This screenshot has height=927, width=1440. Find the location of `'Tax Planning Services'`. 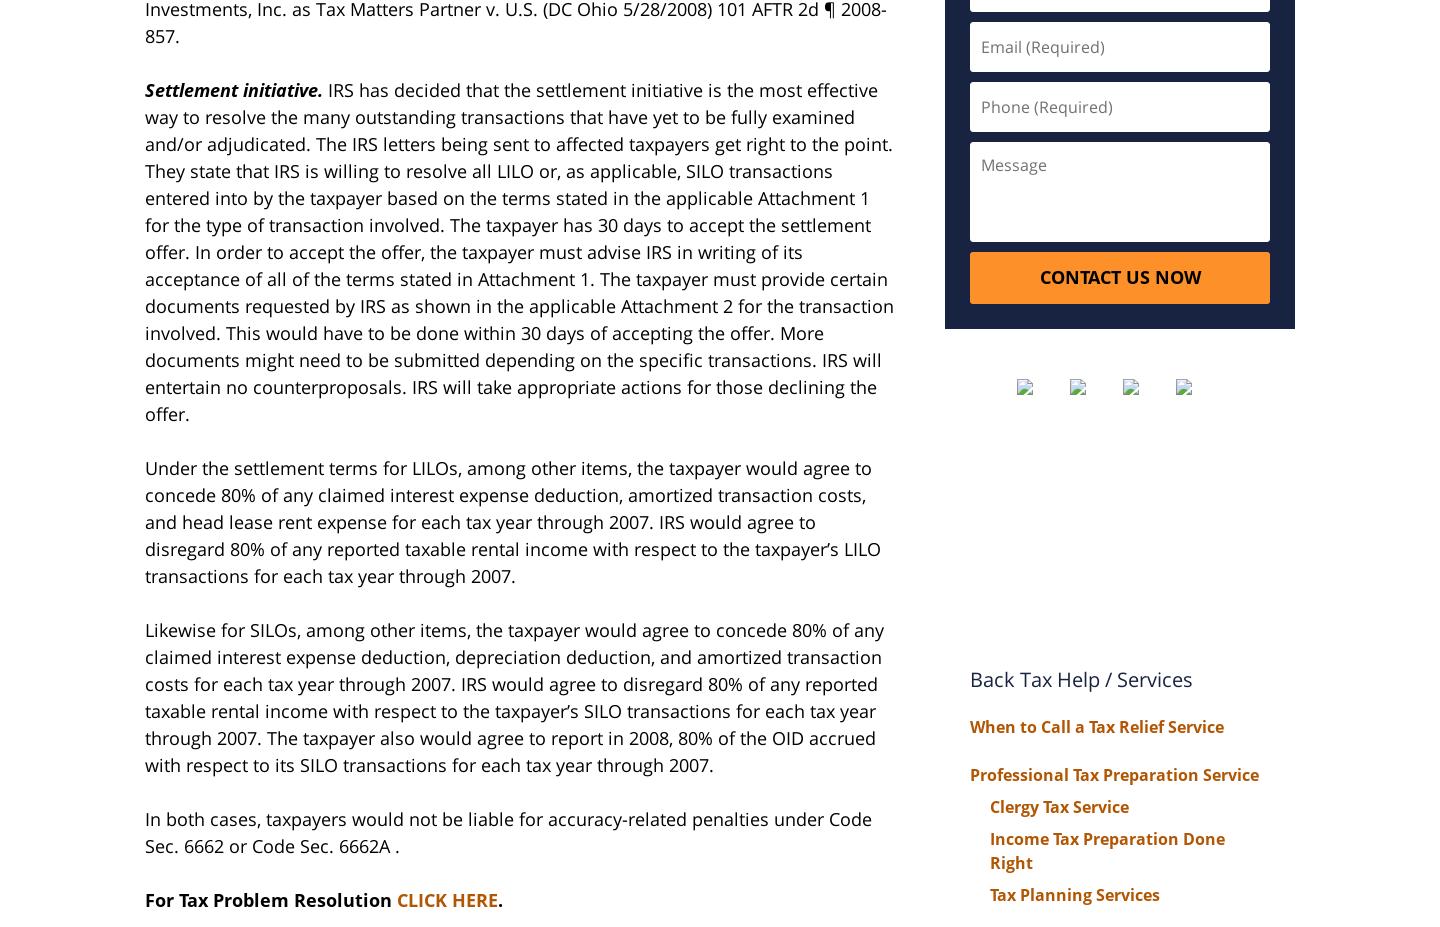

'Tax Planning Services' is located at coordinates (1074, 893).